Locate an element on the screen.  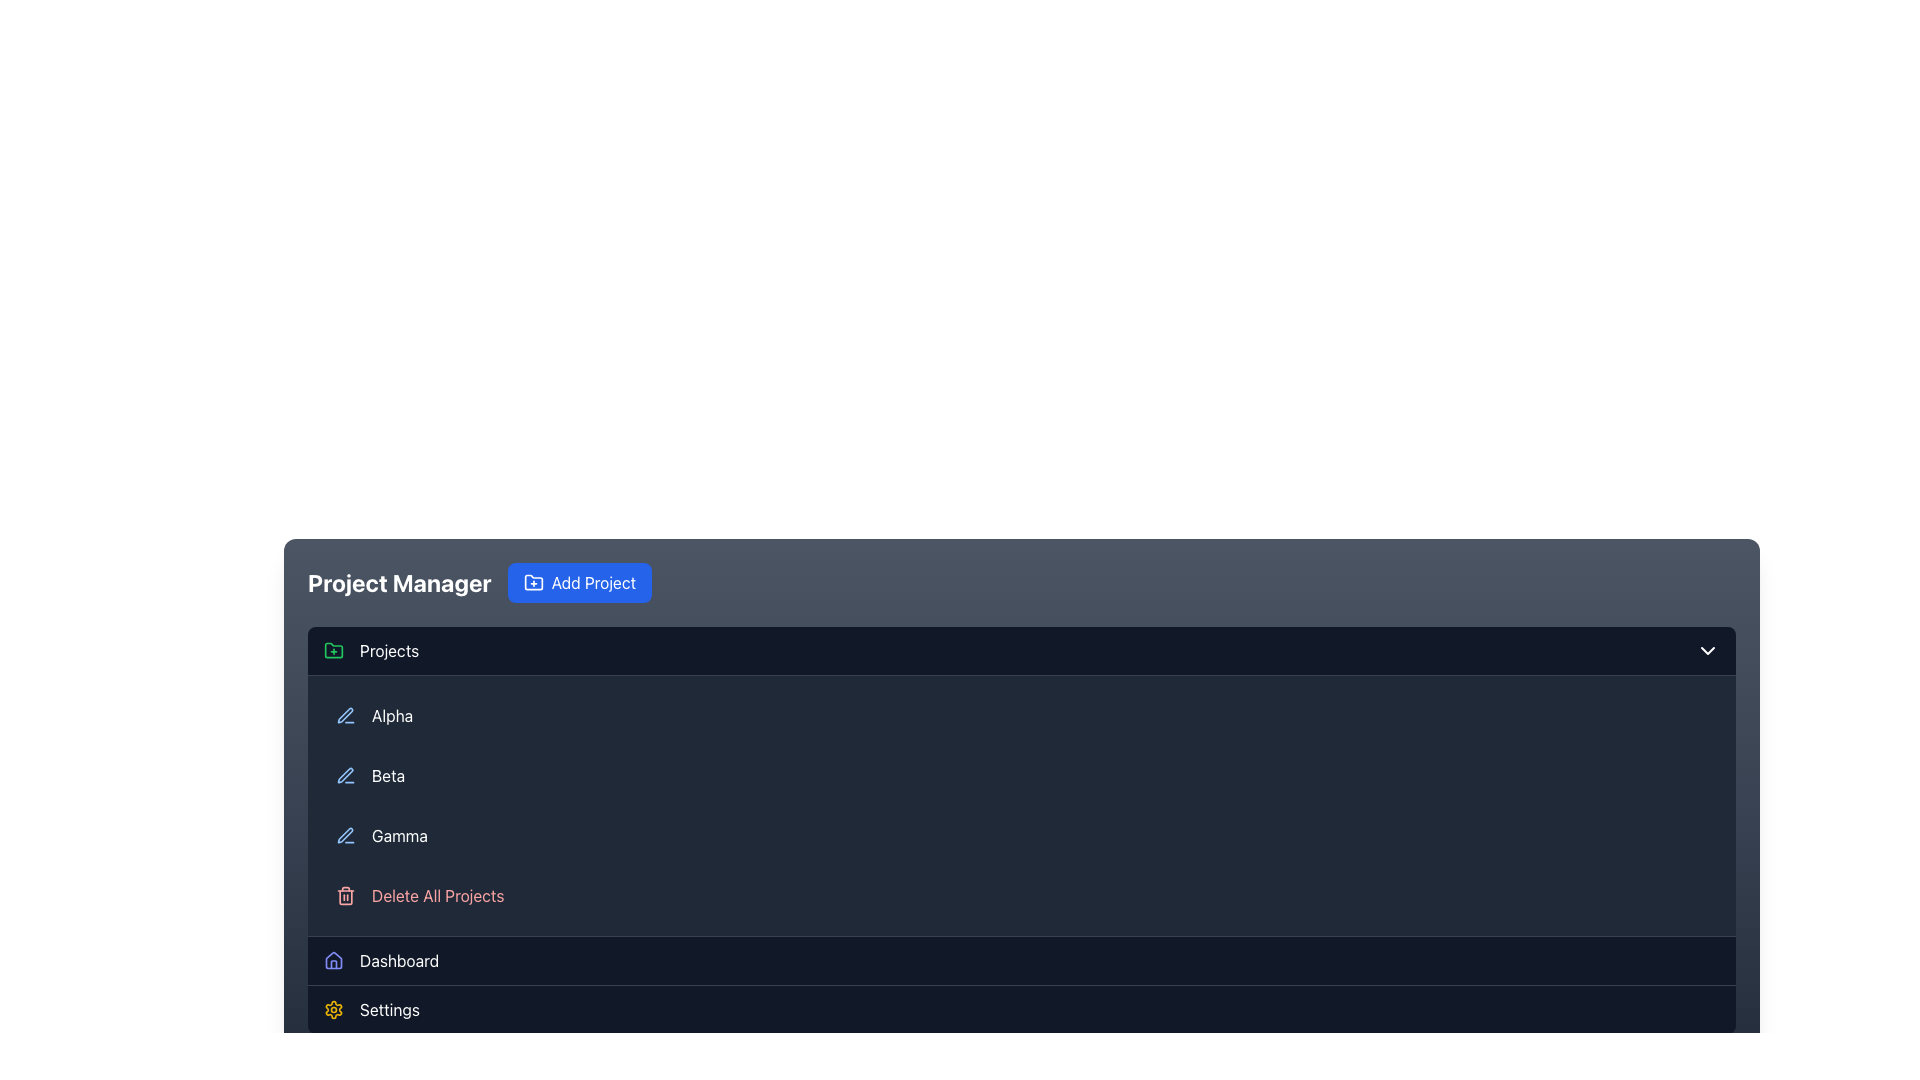
the navigation button that redirects users to the dashboard section, located between 'Delete All Projects' and 'Settings' is located at coordinates (1022, 959).